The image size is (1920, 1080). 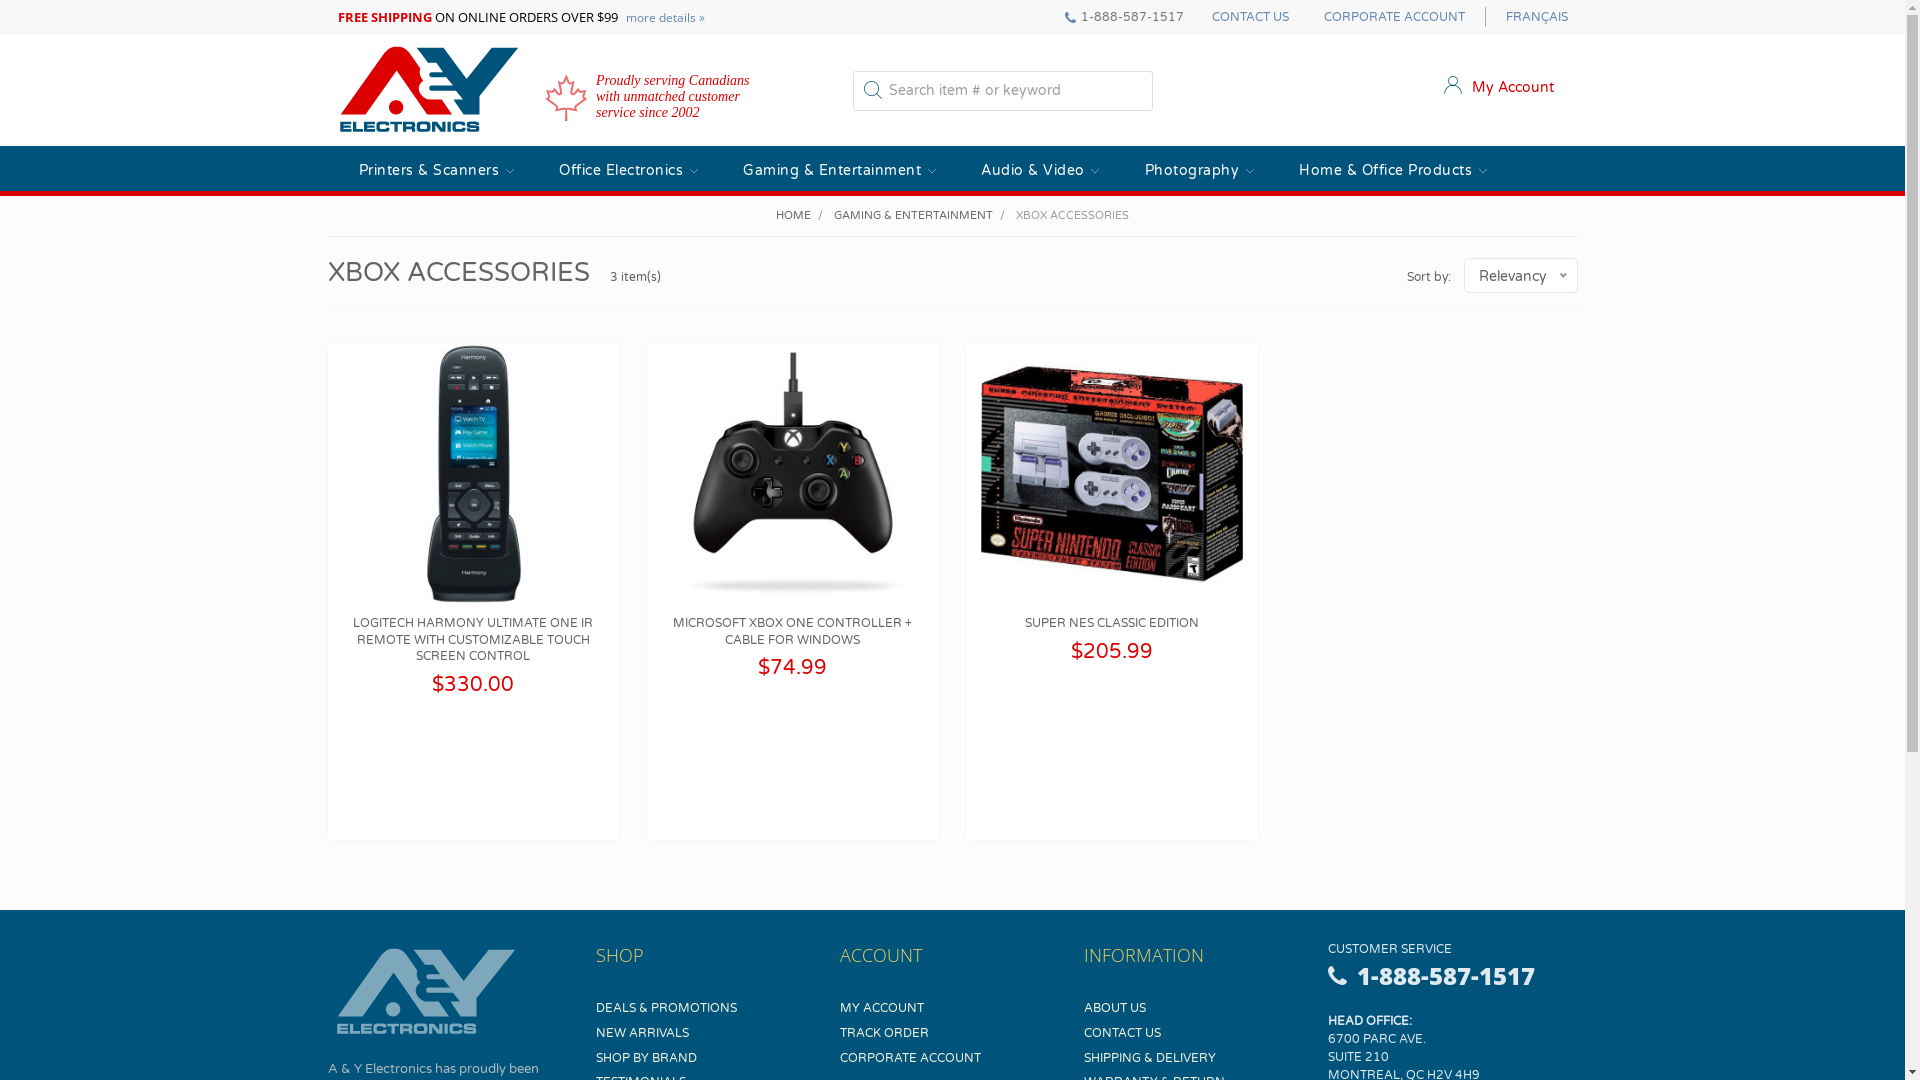 I want to click on 'My Account', so click(x=1423, y=86).